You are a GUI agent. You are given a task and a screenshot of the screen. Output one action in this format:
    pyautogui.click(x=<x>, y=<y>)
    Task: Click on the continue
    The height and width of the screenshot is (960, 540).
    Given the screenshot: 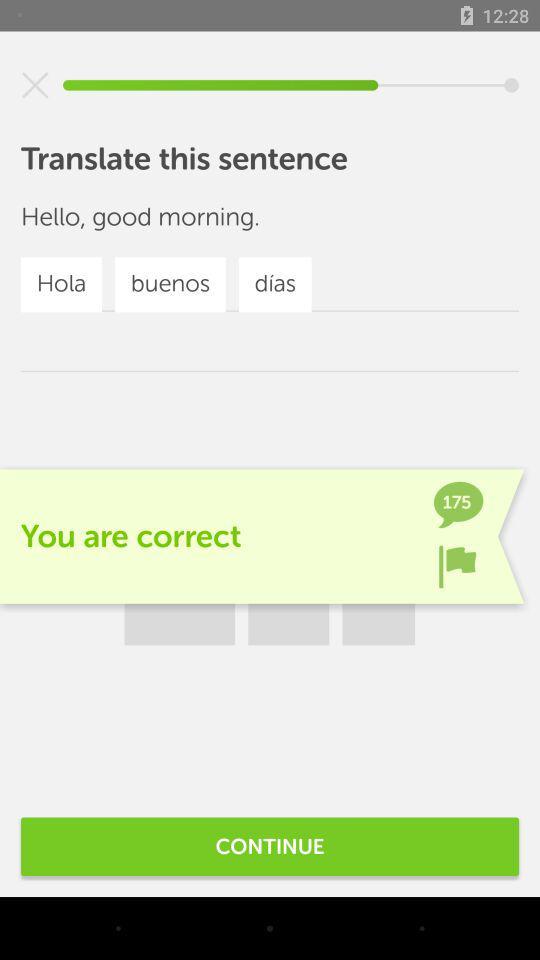 What is the action you would take?
    pyautogui.click(x=270, y=846)
    